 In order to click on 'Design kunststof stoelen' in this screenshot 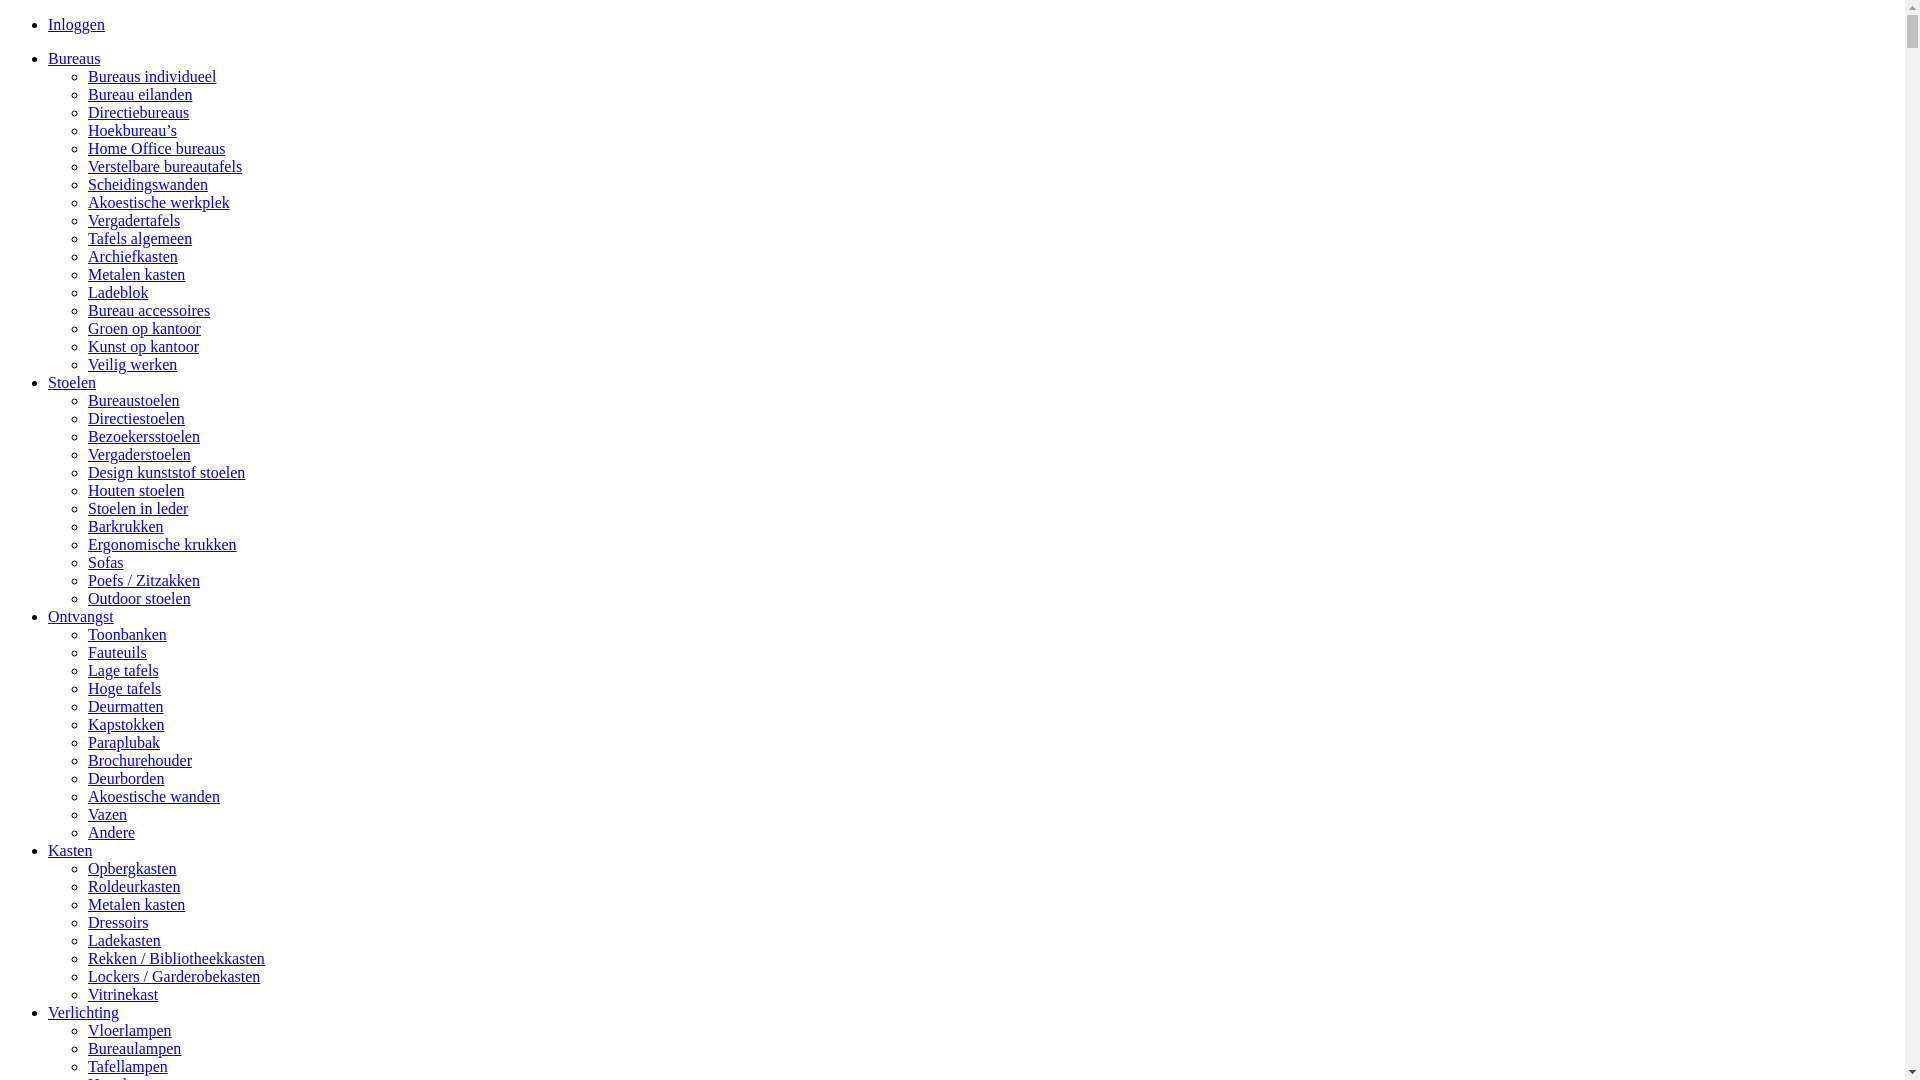, I will do `click(166, 472)`.